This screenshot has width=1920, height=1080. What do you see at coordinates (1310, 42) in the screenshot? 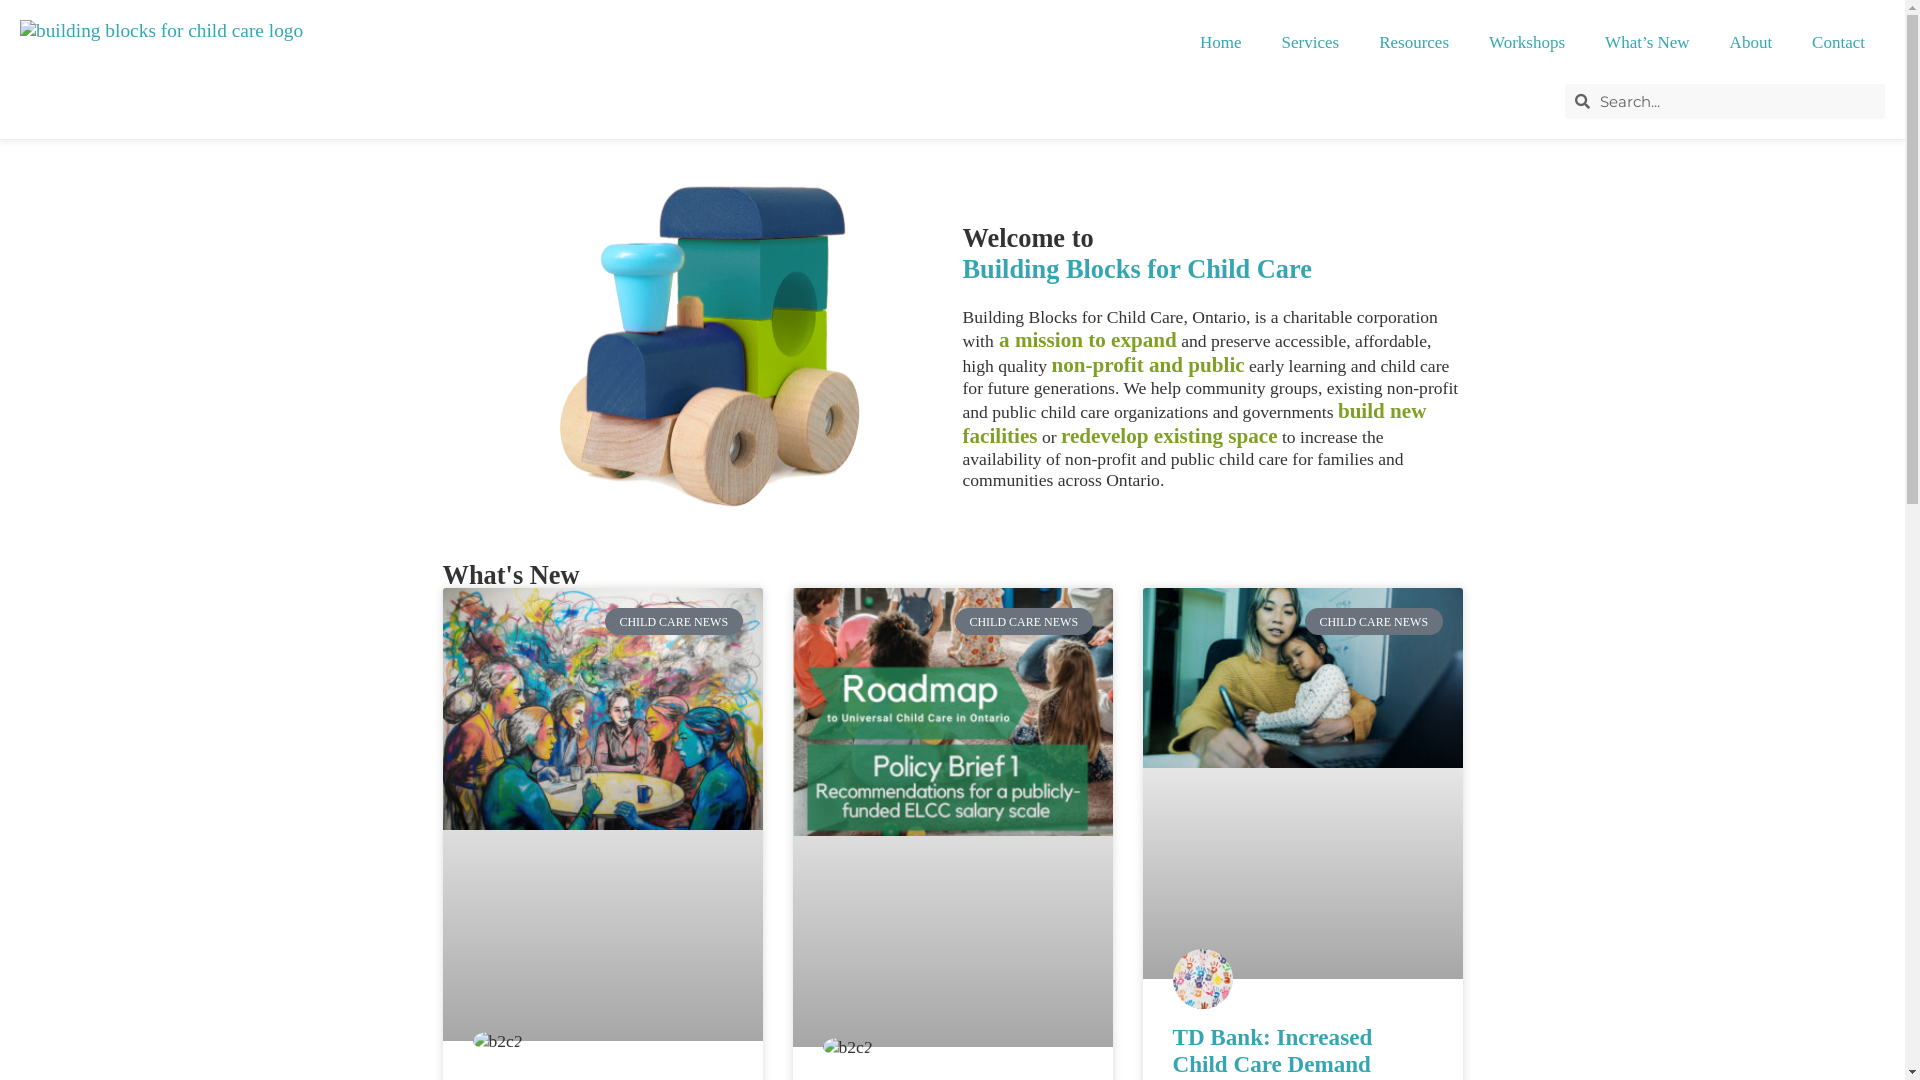
I see `'Services'` at bounding box center [1310, 42].